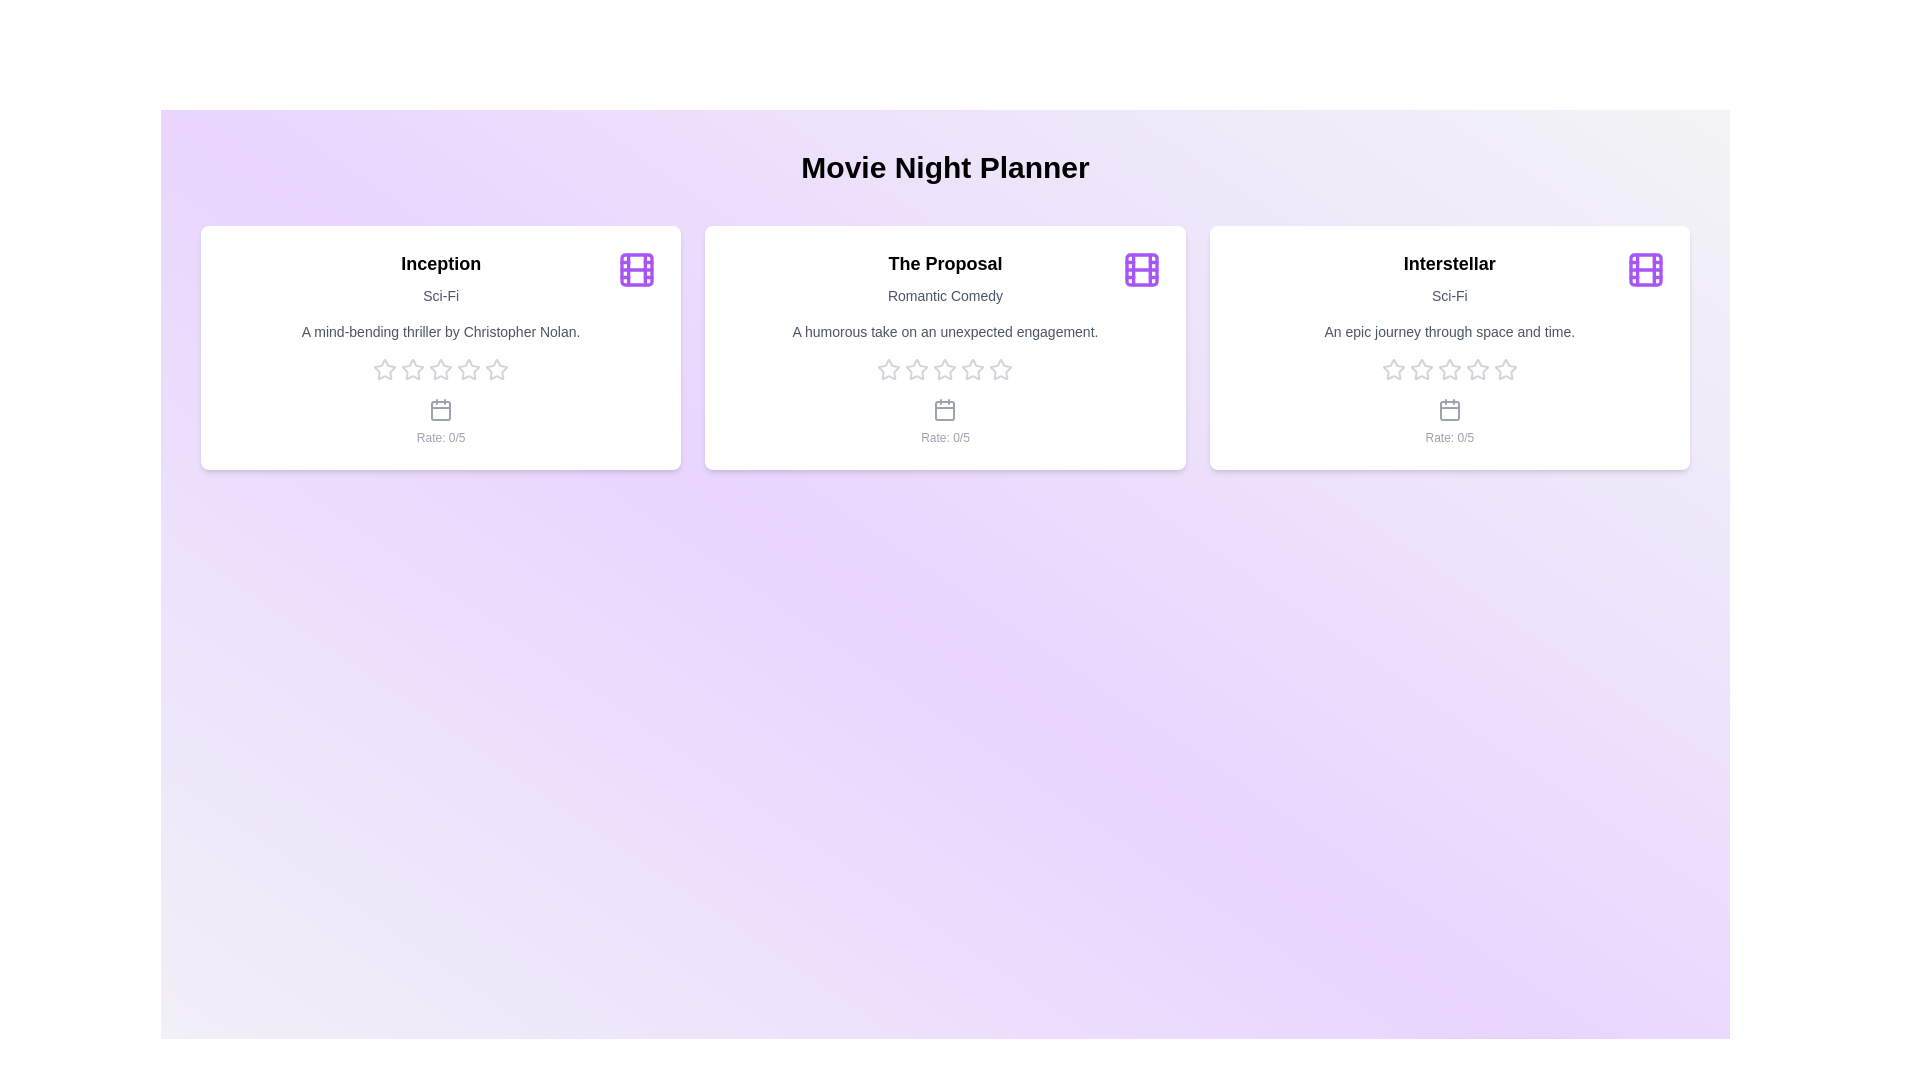  Describe the element at coordinates (1449, 408) in the screenshot. I see `the calendar icon for the movie card Interstellar` at that location.